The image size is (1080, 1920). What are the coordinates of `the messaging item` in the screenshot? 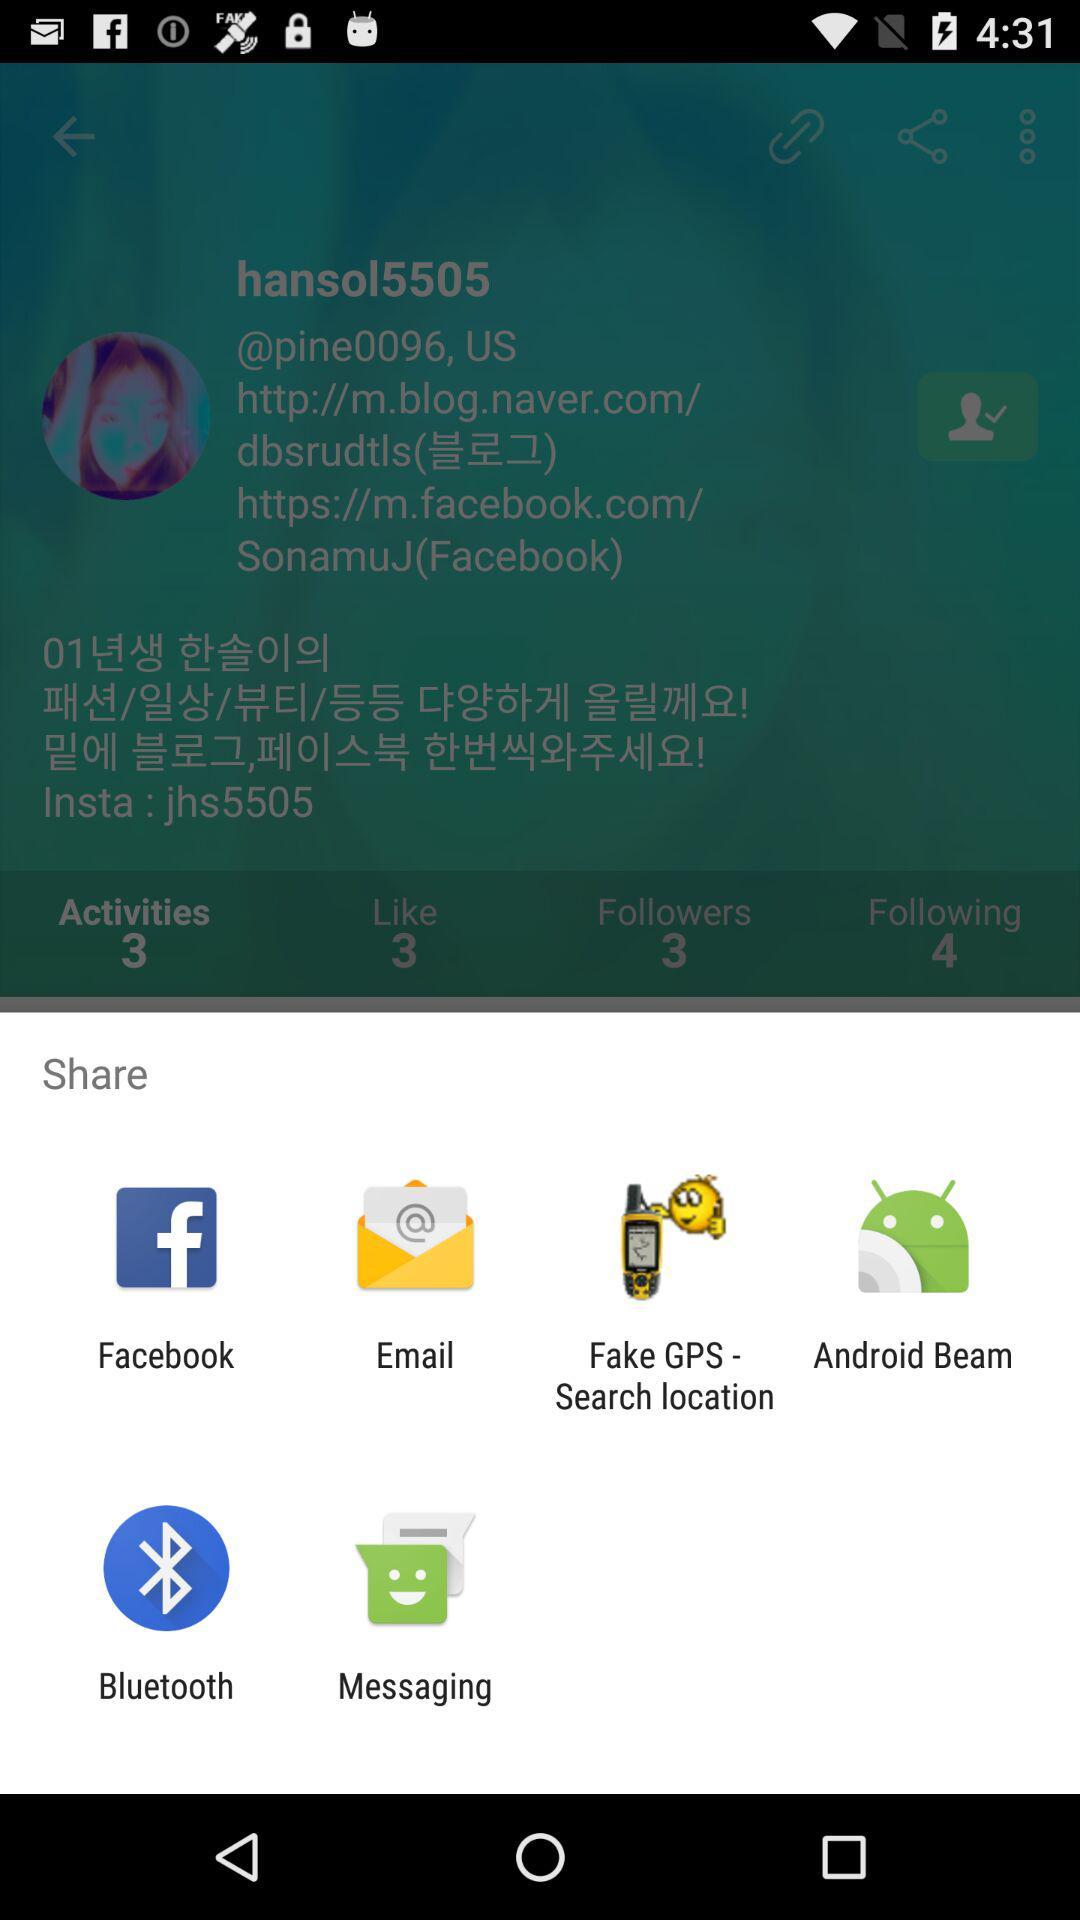 It's located at (414, 1705).